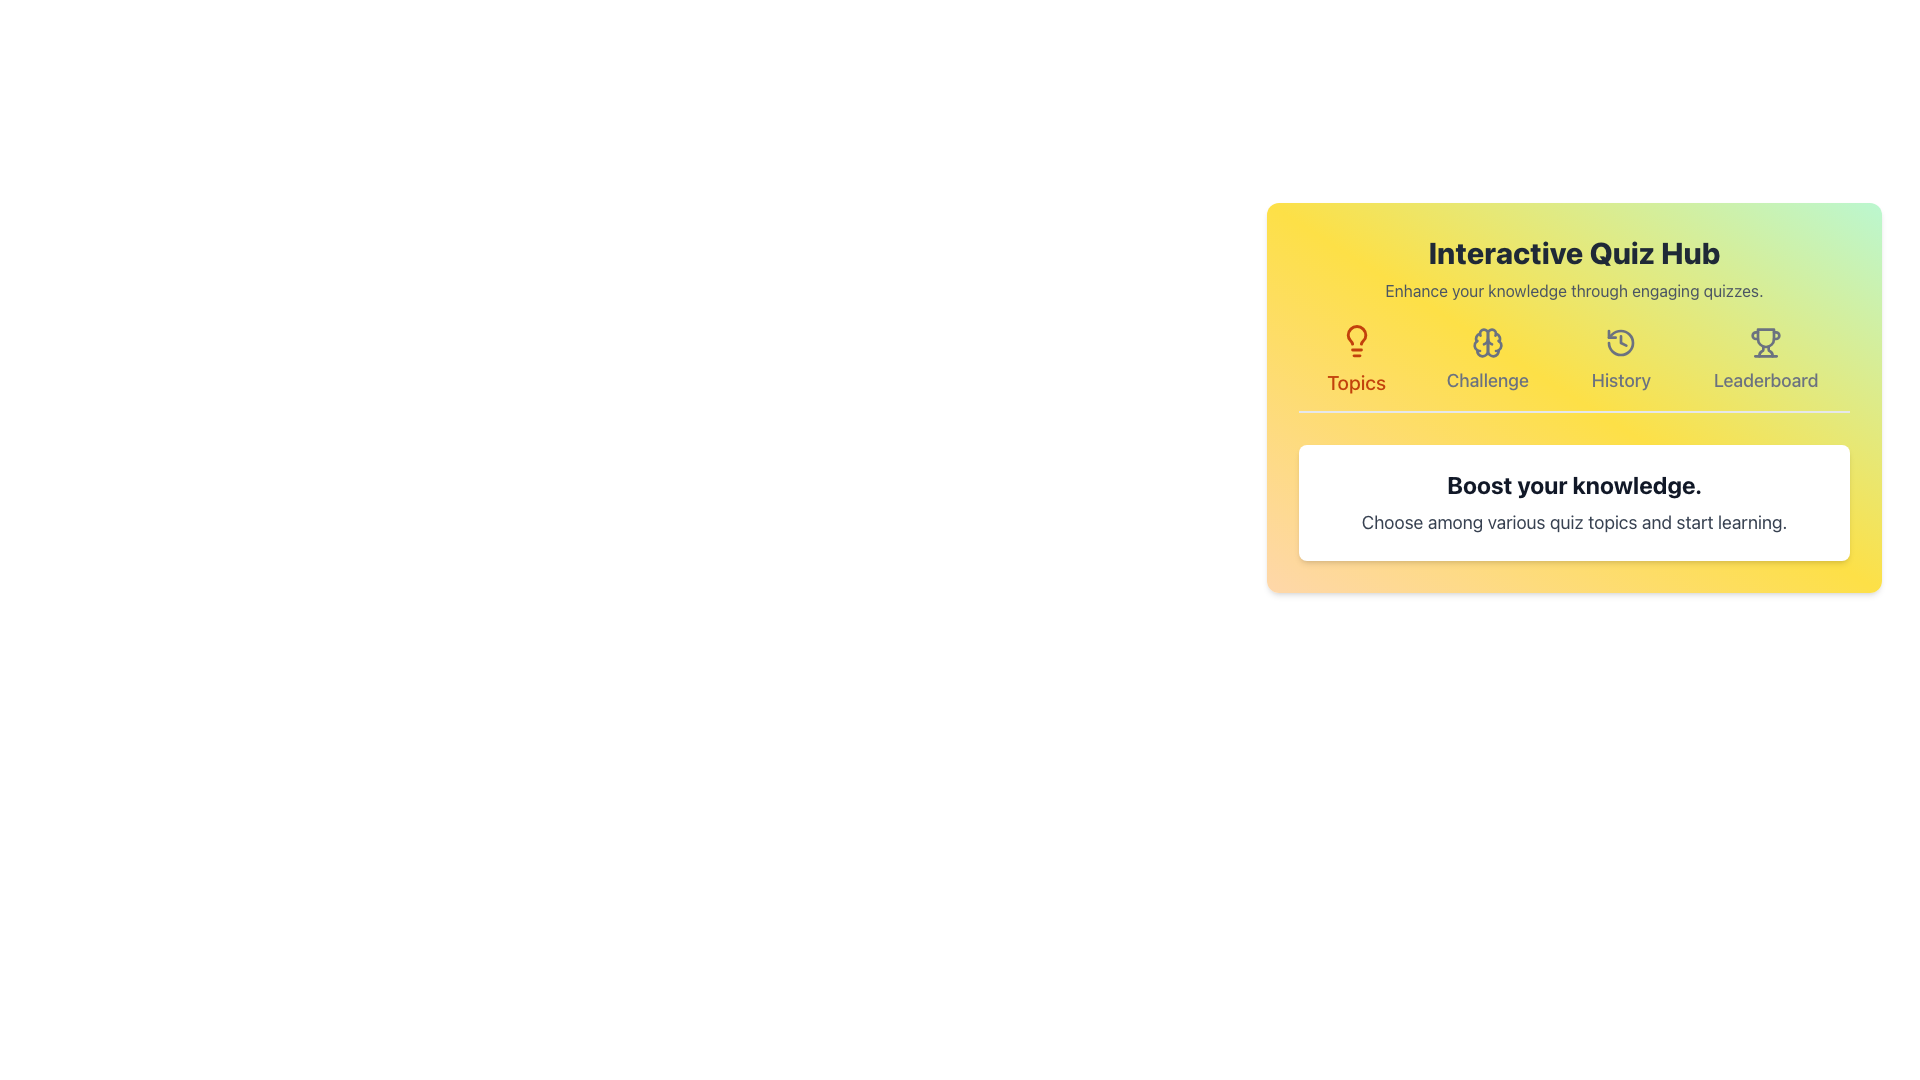  What do you see at coordinates (1621, 342) in the screenshot?
I see `the History icon in the top row of icons within the Interactive Quiz Hub interface` at bounding box center [1621, 342].